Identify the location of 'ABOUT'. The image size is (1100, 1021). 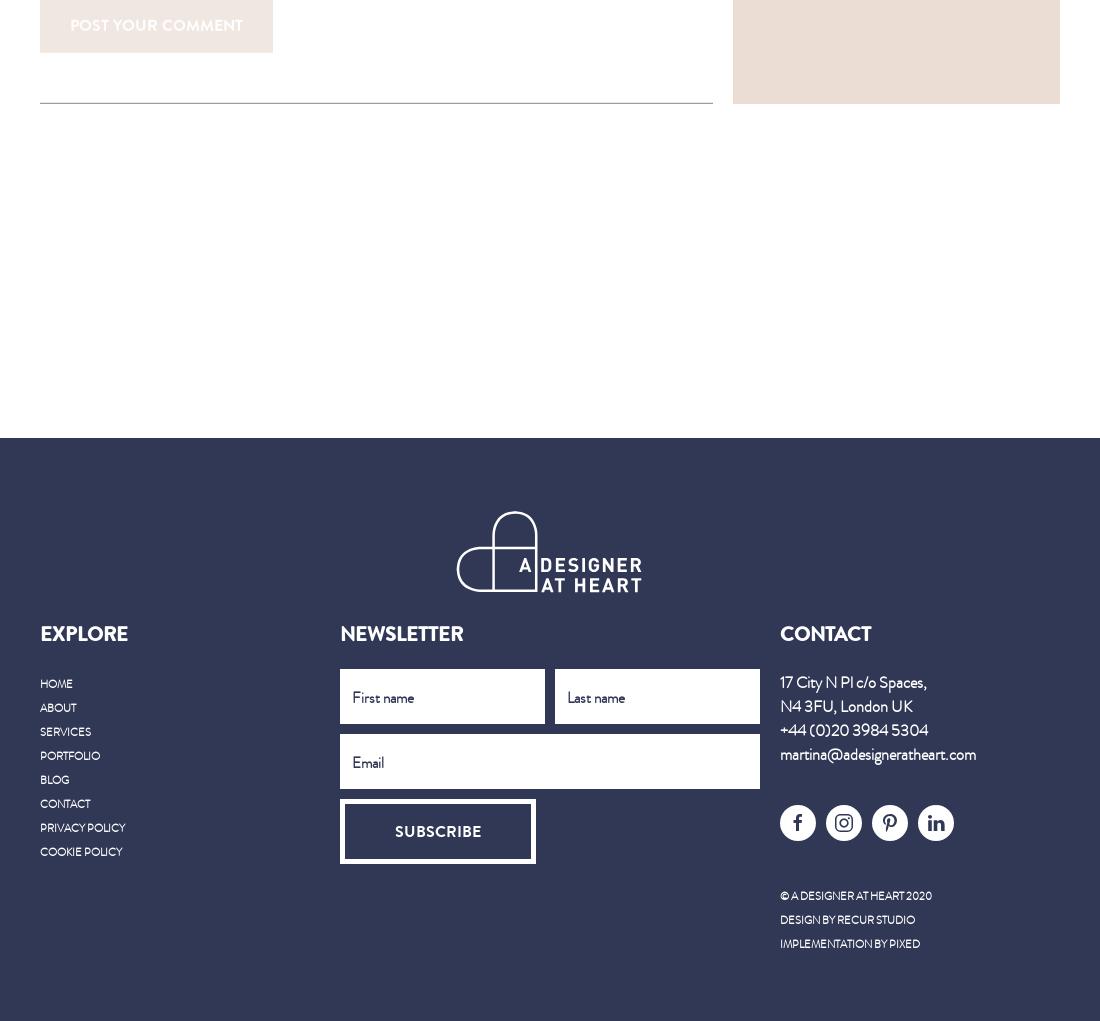
(39, 706).